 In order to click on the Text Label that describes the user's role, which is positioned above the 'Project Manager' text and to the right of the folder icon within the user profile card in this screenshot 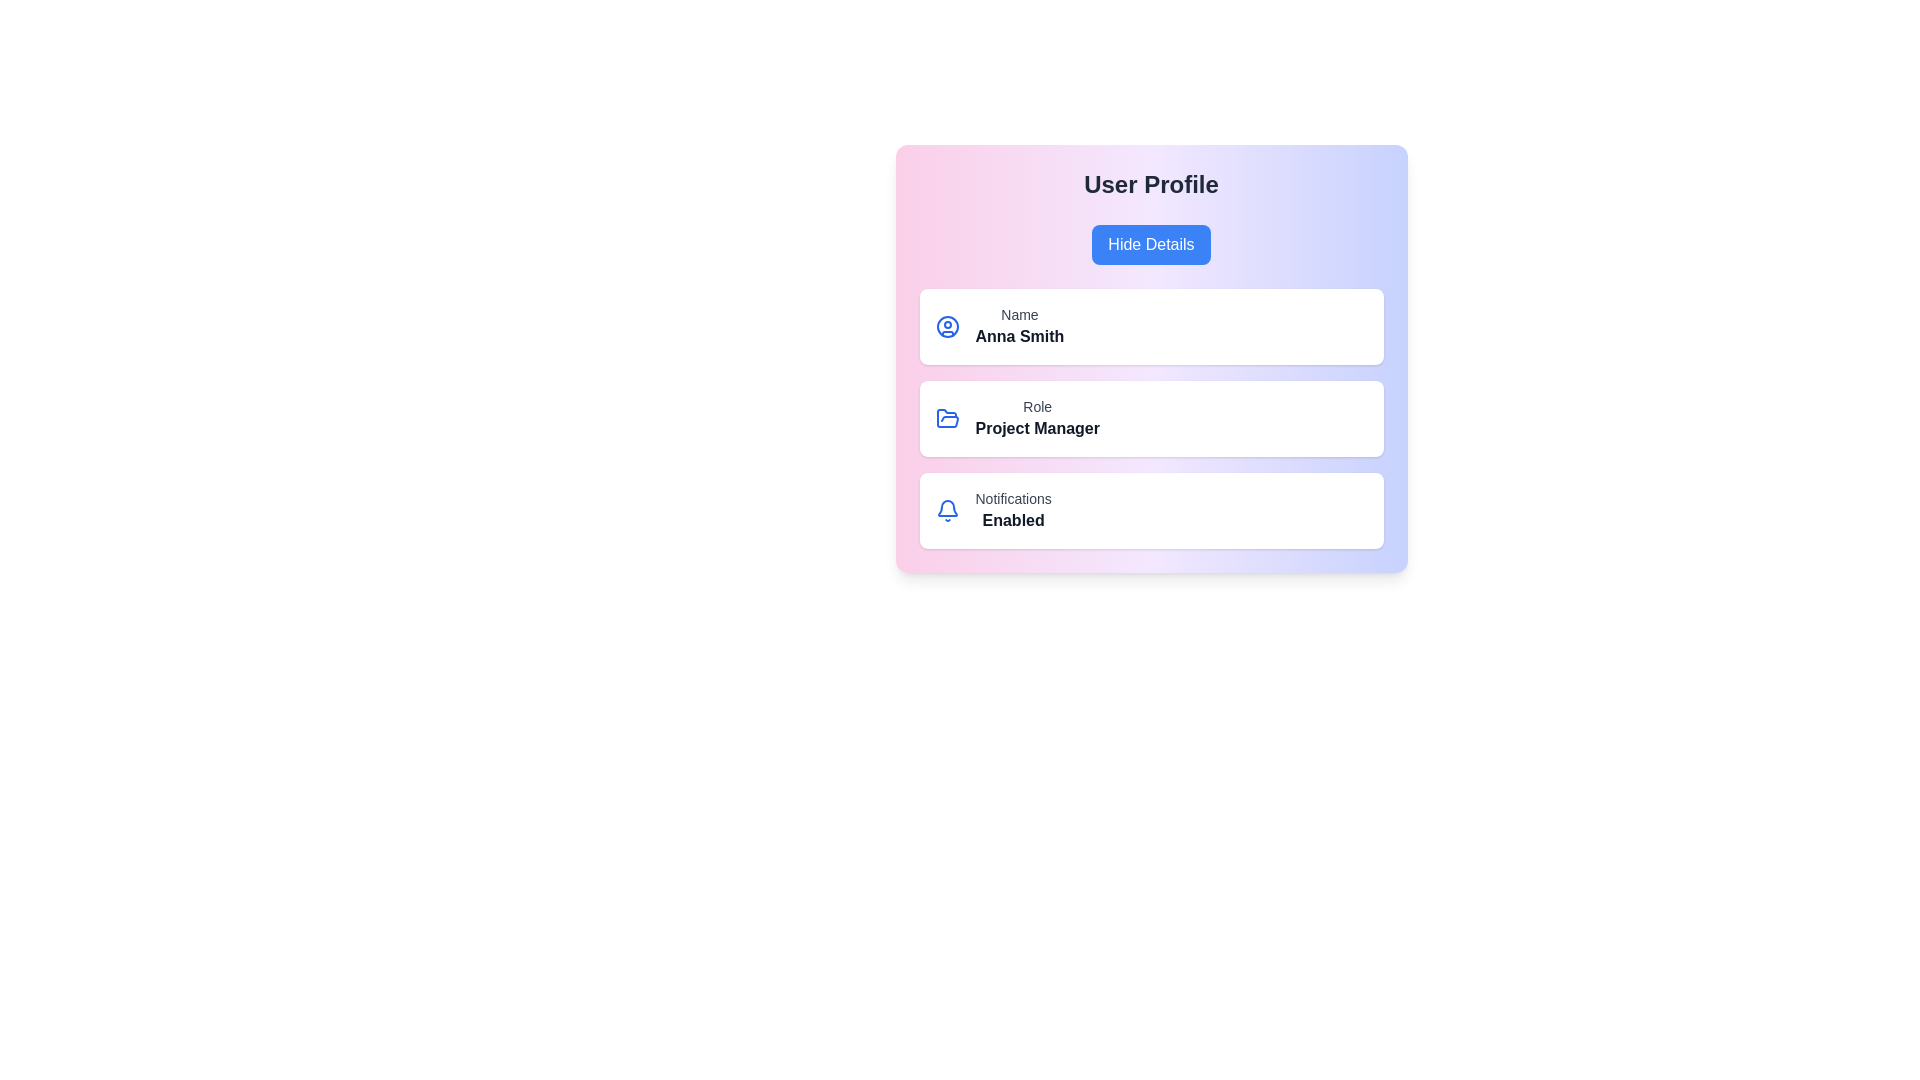, I will do `click(1037, 406)`.